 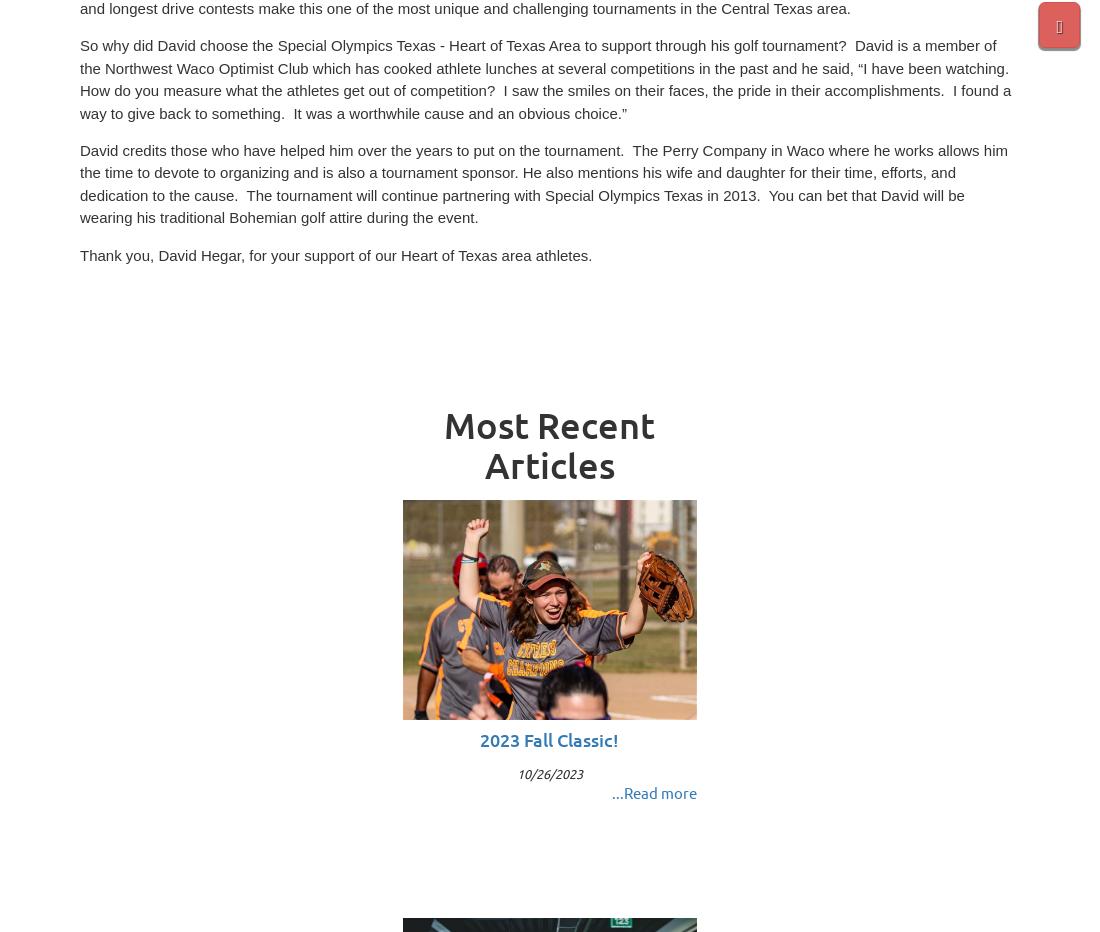 I want to click on 'to support through his golf tournament?  David is a member of the Northwest Waco Optimist Club which has cooked athlete lunches at several competitions in the past and he said, “I have been watching.  How do you measure what the athletes get out of competition?  I saw the smiles on their faces, the pride in their accomplishments.  I found a way to give back to something.  It was a worthwhile cause and an obvious choice.”', so click(x=546, y=79).